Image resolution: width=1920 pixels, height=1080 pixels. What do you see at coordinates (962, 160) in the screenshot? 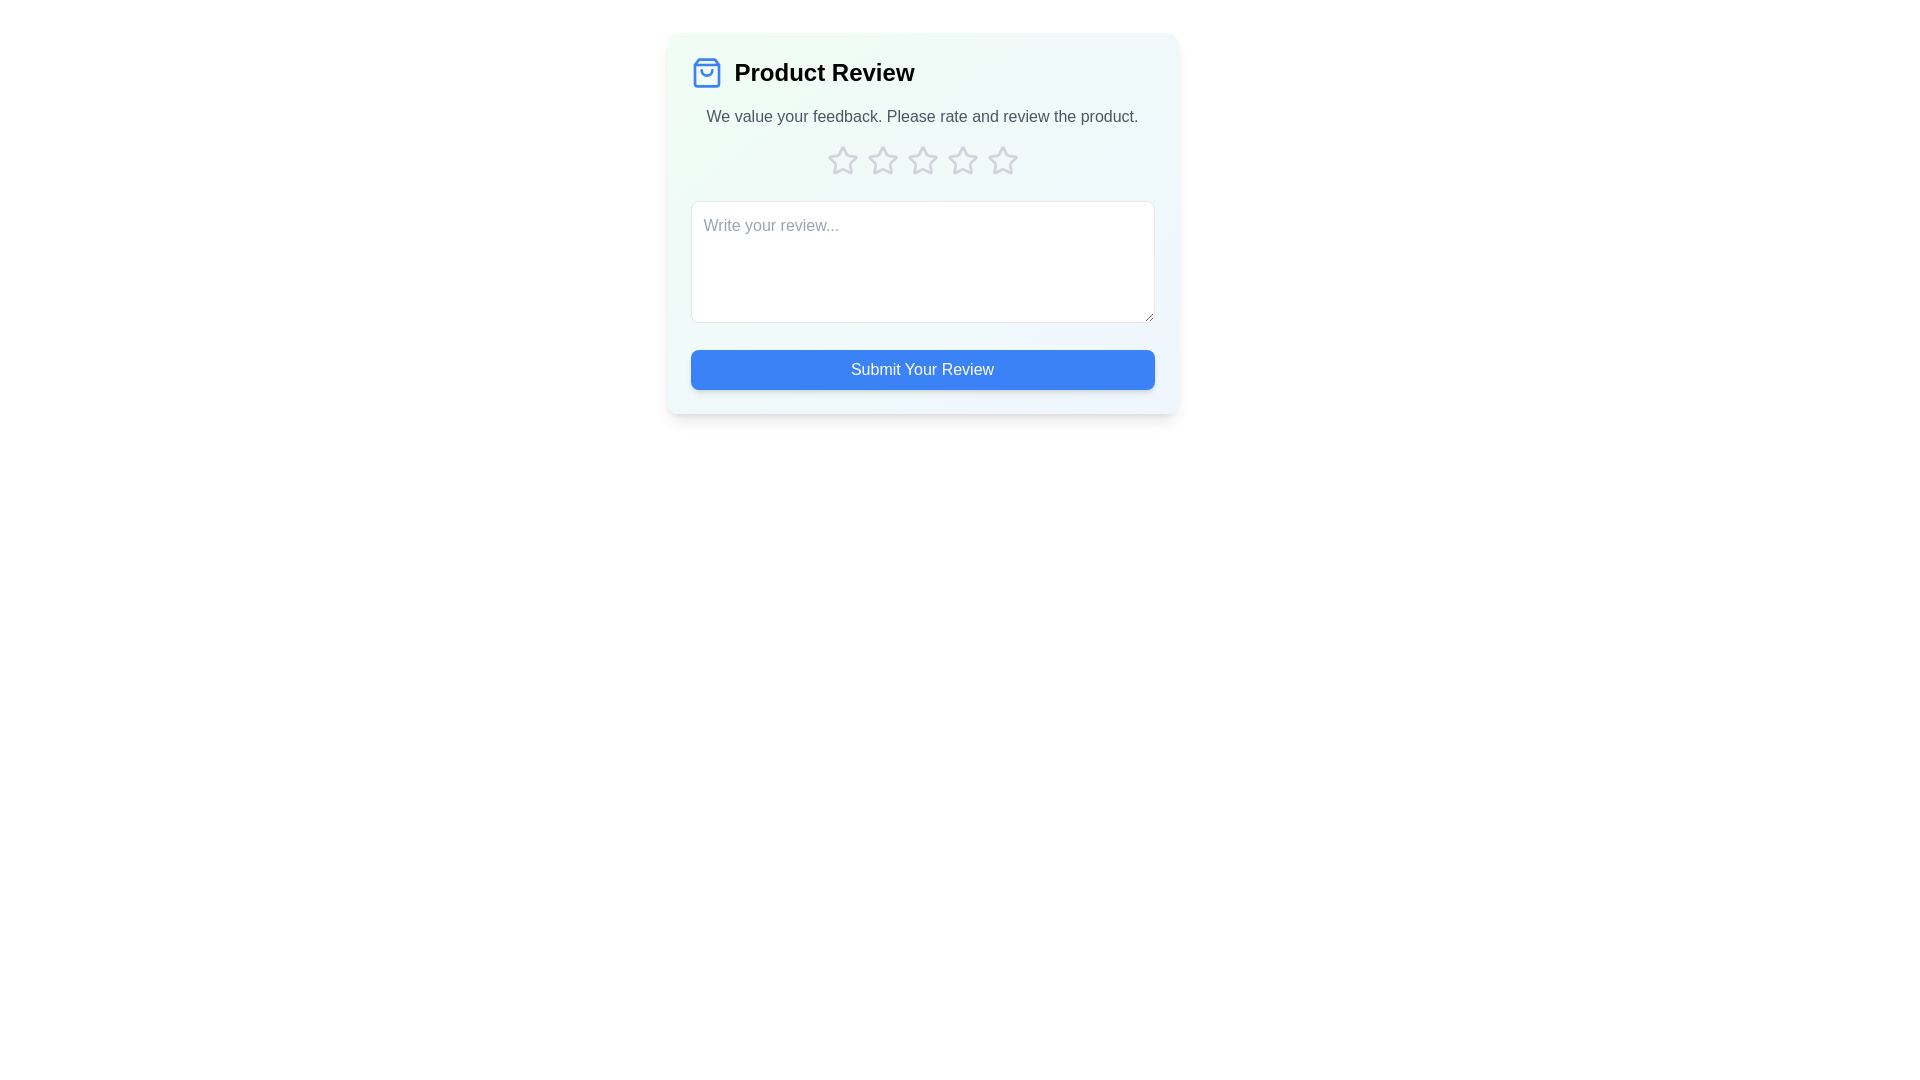
I see `the fourth rating star icon in the review form to observe the hover effect` at bounding box center [962, 160].